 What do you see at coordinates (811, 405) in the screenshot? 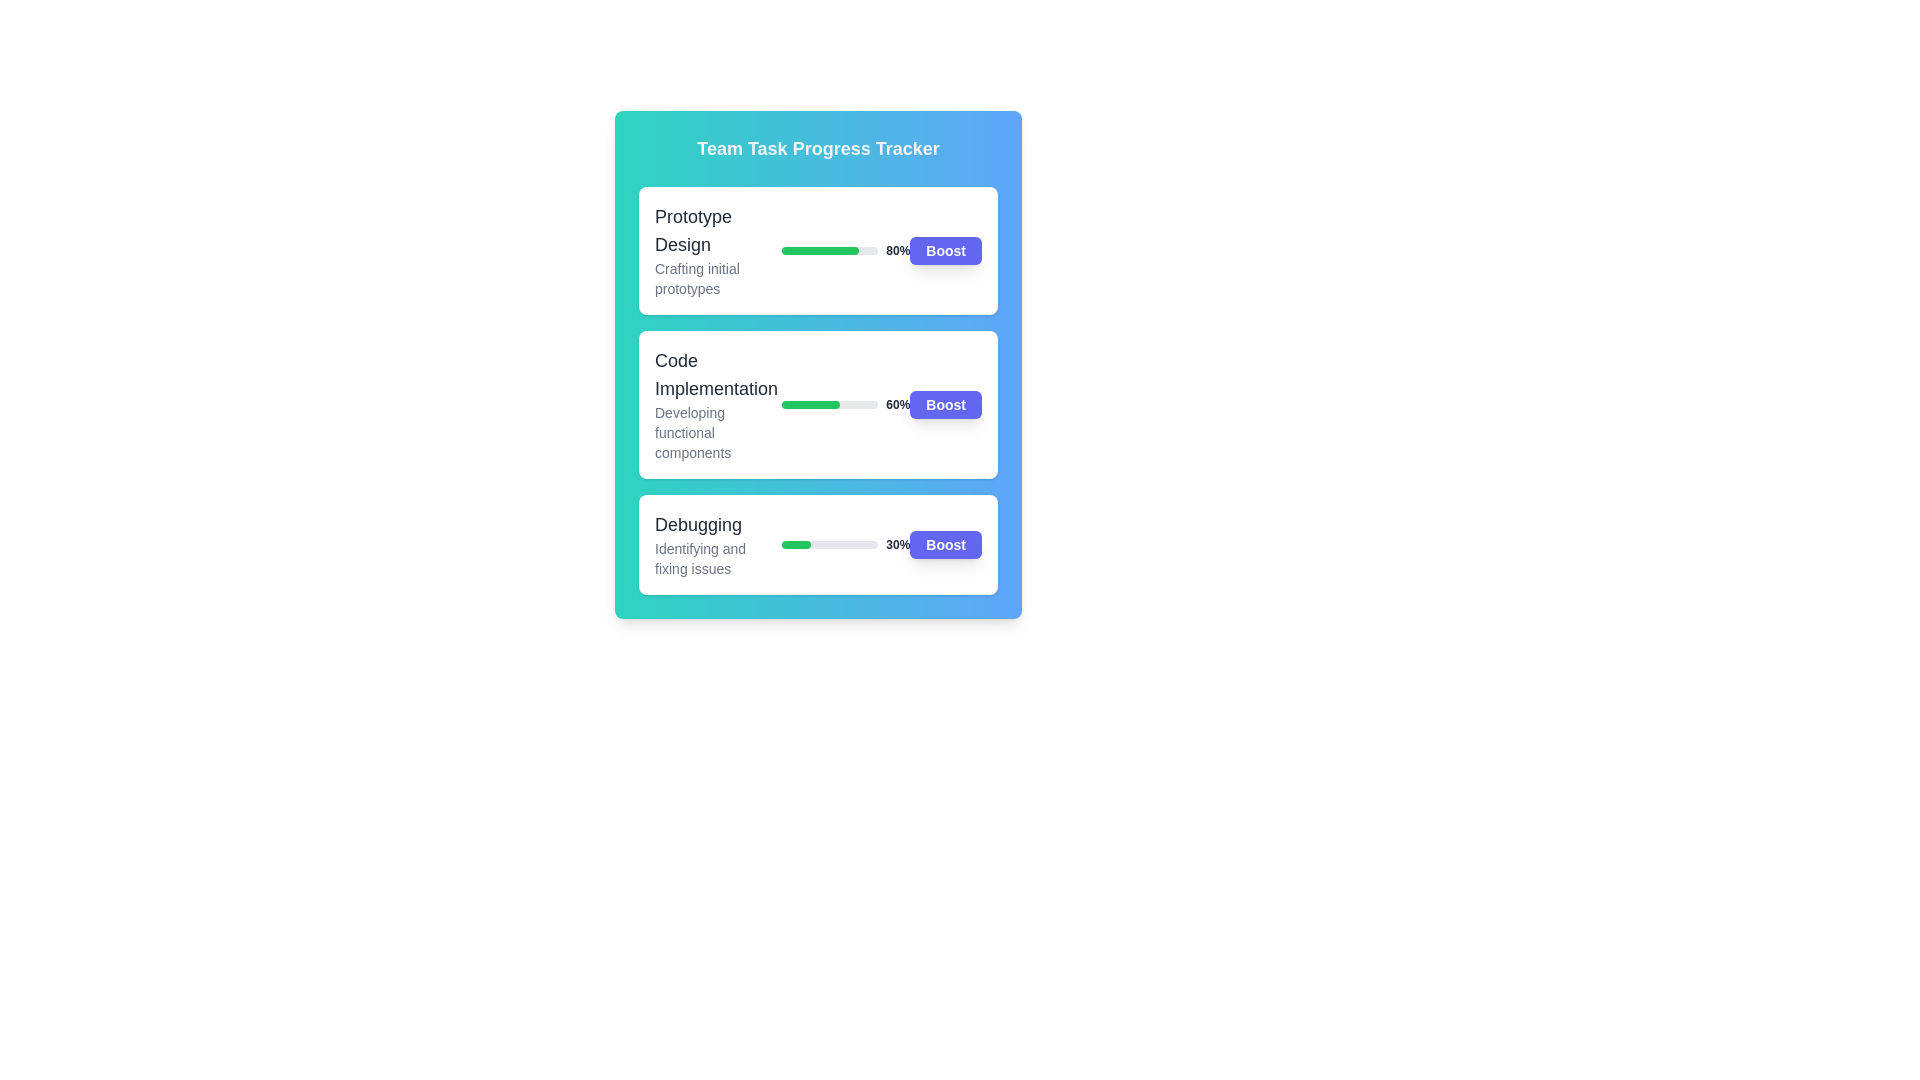
I see `the green progress bar segment located within the second progress bar under the 'Code Implementation' section` at bounding box center [811, 405].